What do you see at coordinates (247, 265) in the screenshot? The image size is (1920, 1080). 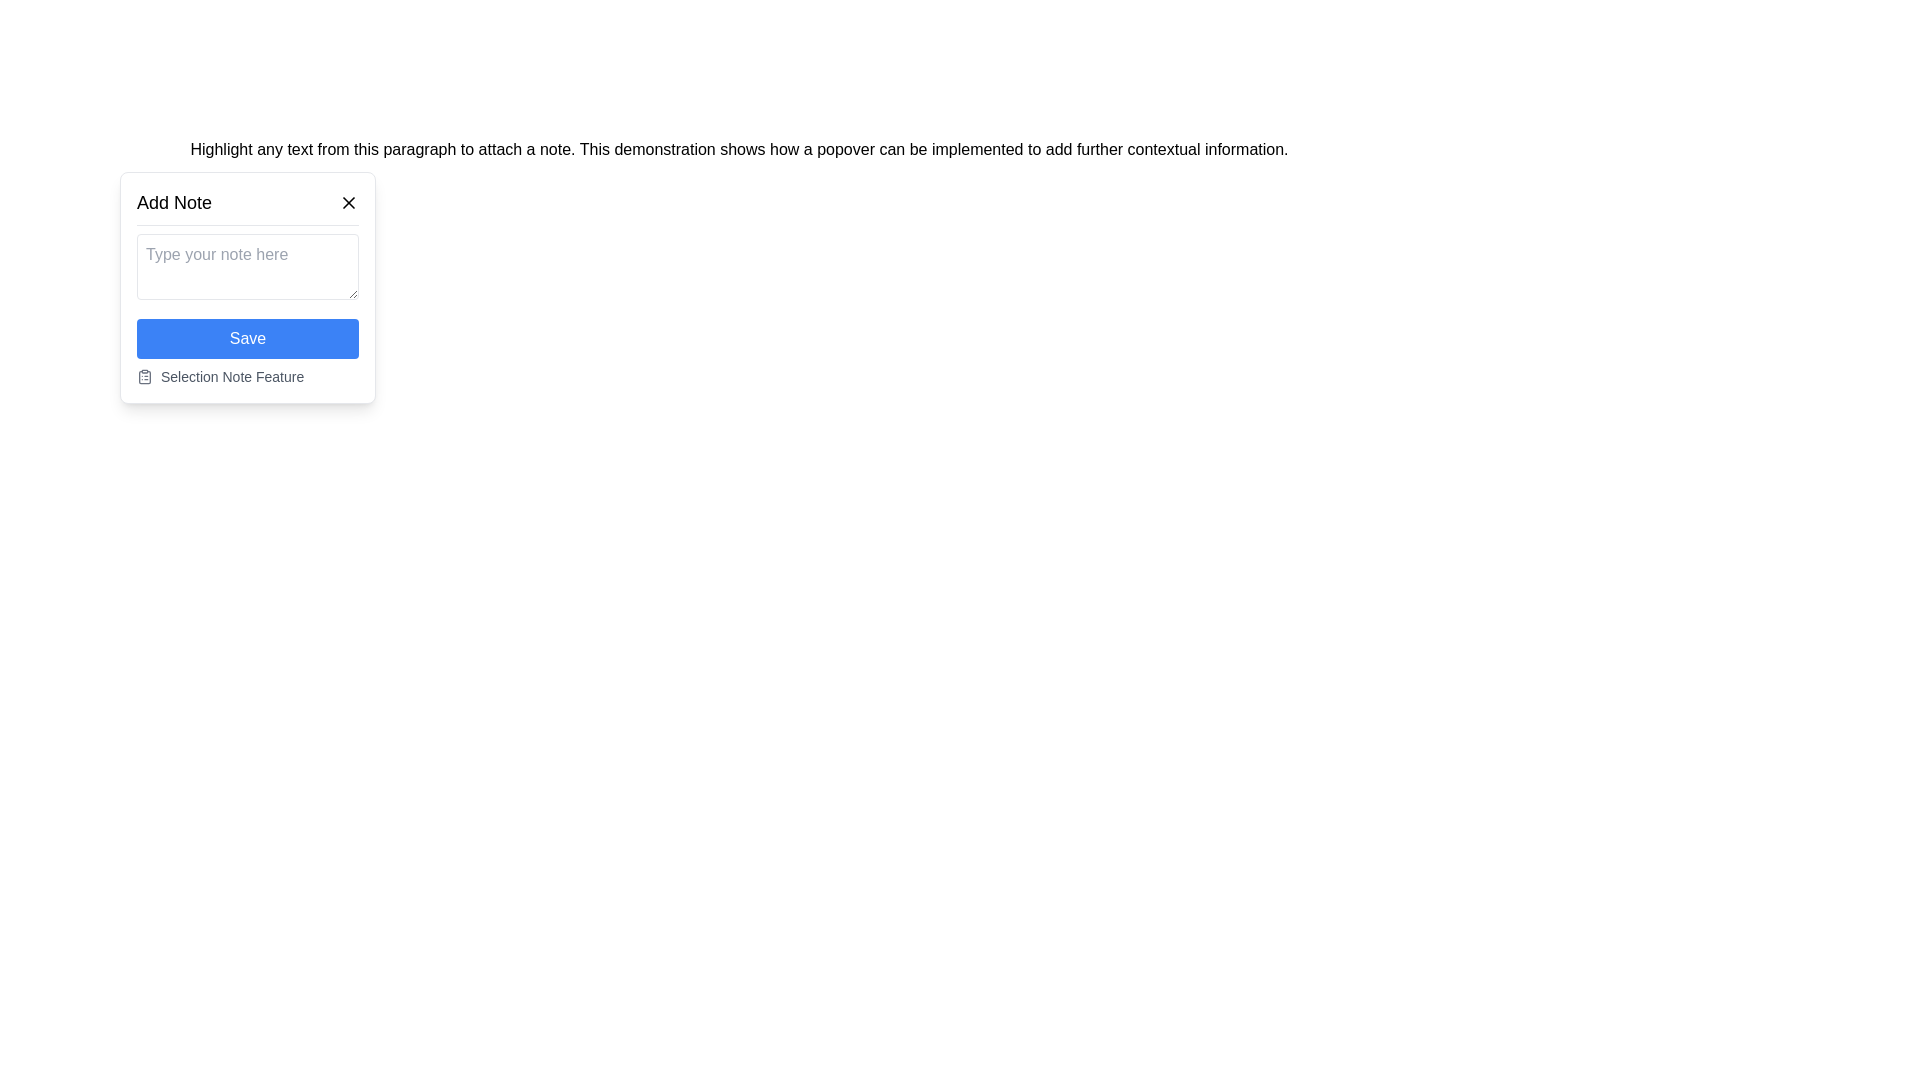 I see `the text input field for typing notes located in the 'Add Note' pop-up panel` at bounding box center [247, 265].